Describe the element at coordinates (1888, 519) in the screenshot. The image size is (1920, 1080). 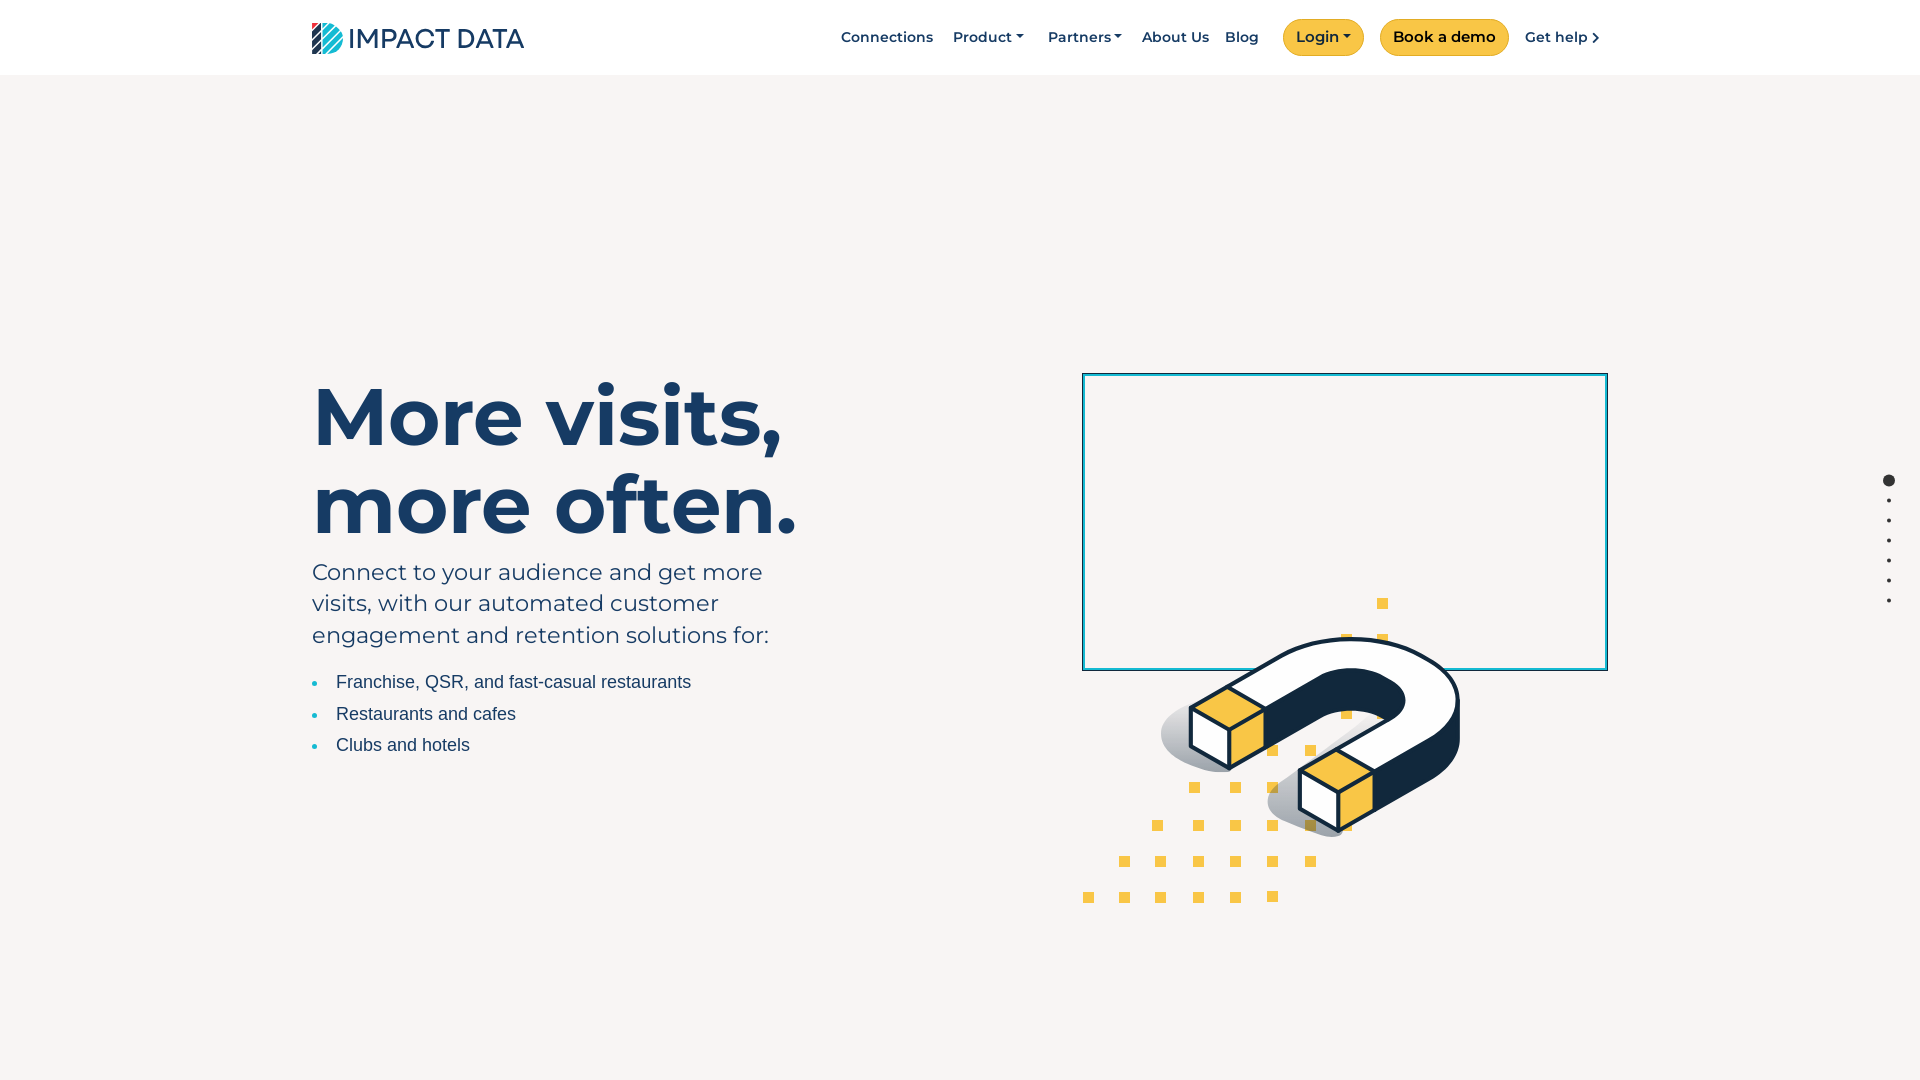
I see `'Section 3'` at that location.